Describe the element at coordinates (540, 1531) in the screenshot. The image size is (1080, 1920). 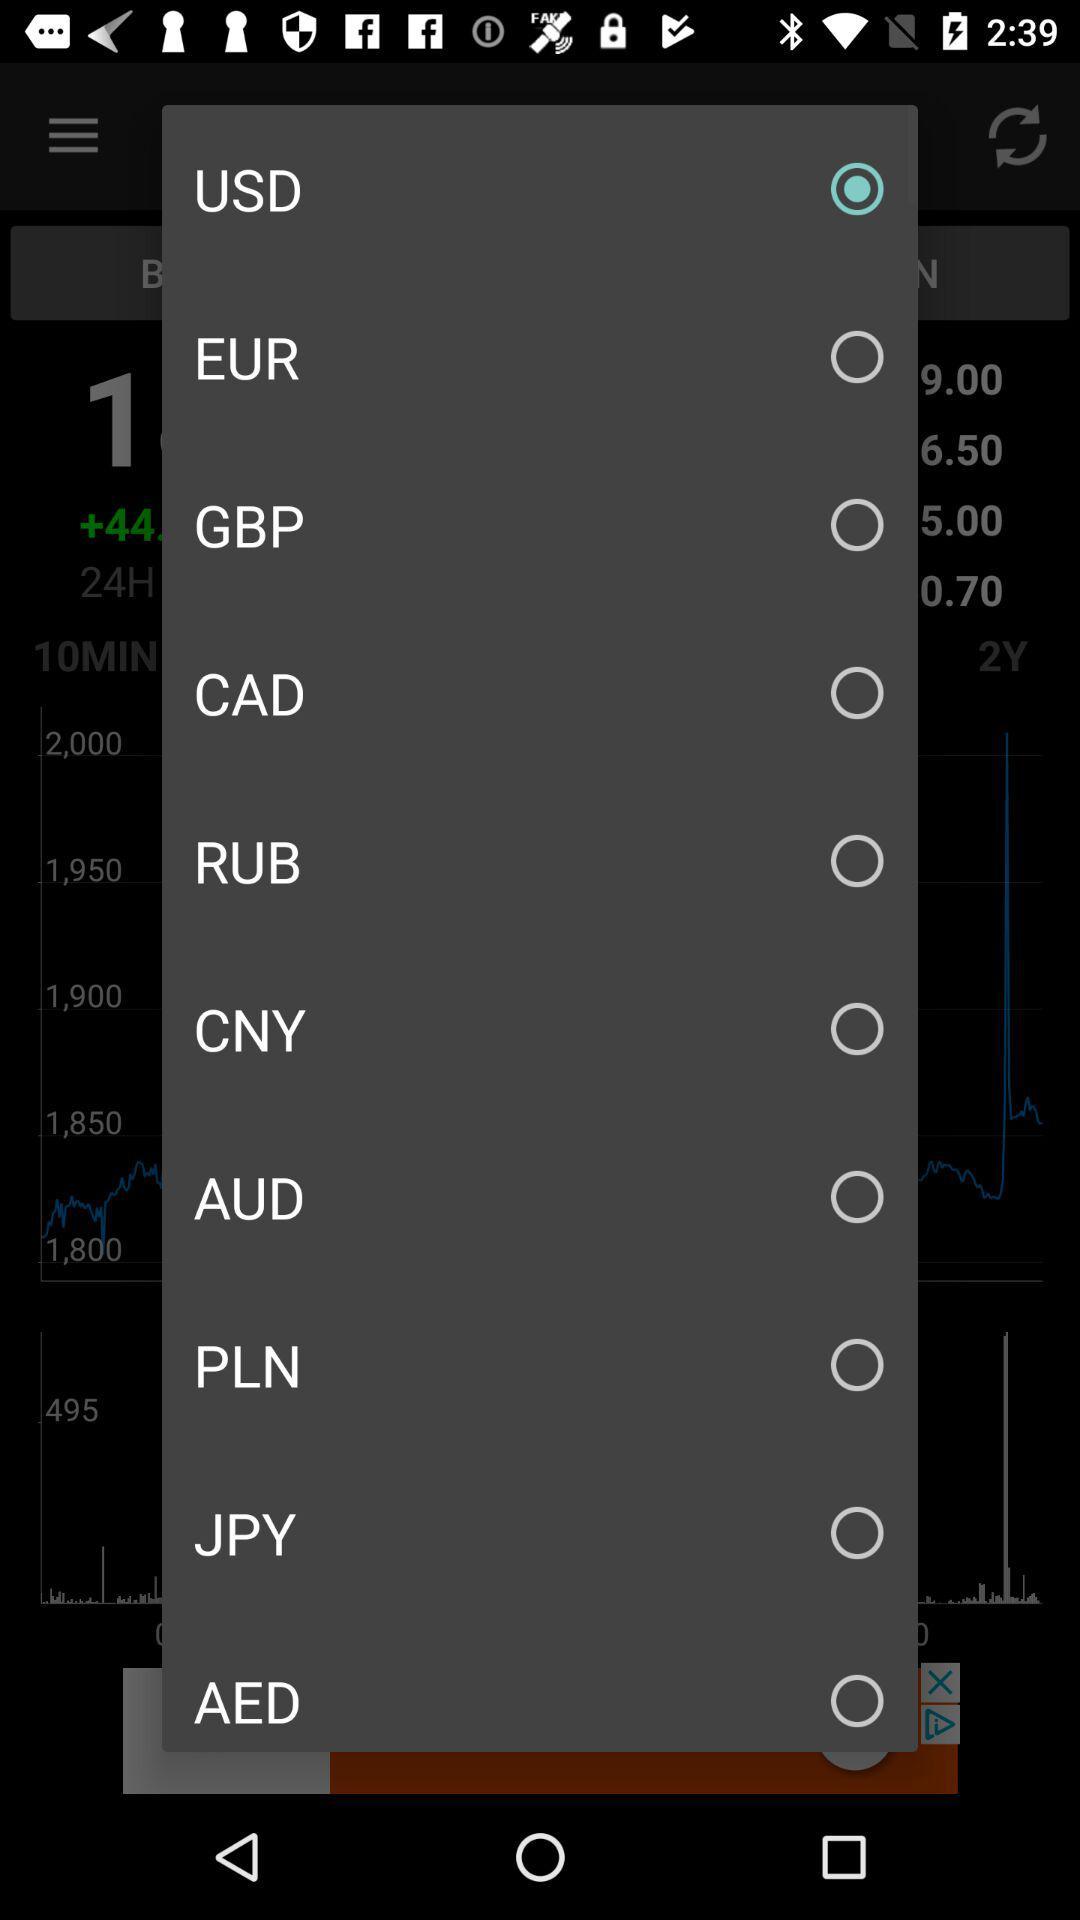
I see `the icon below the pln` at that location.